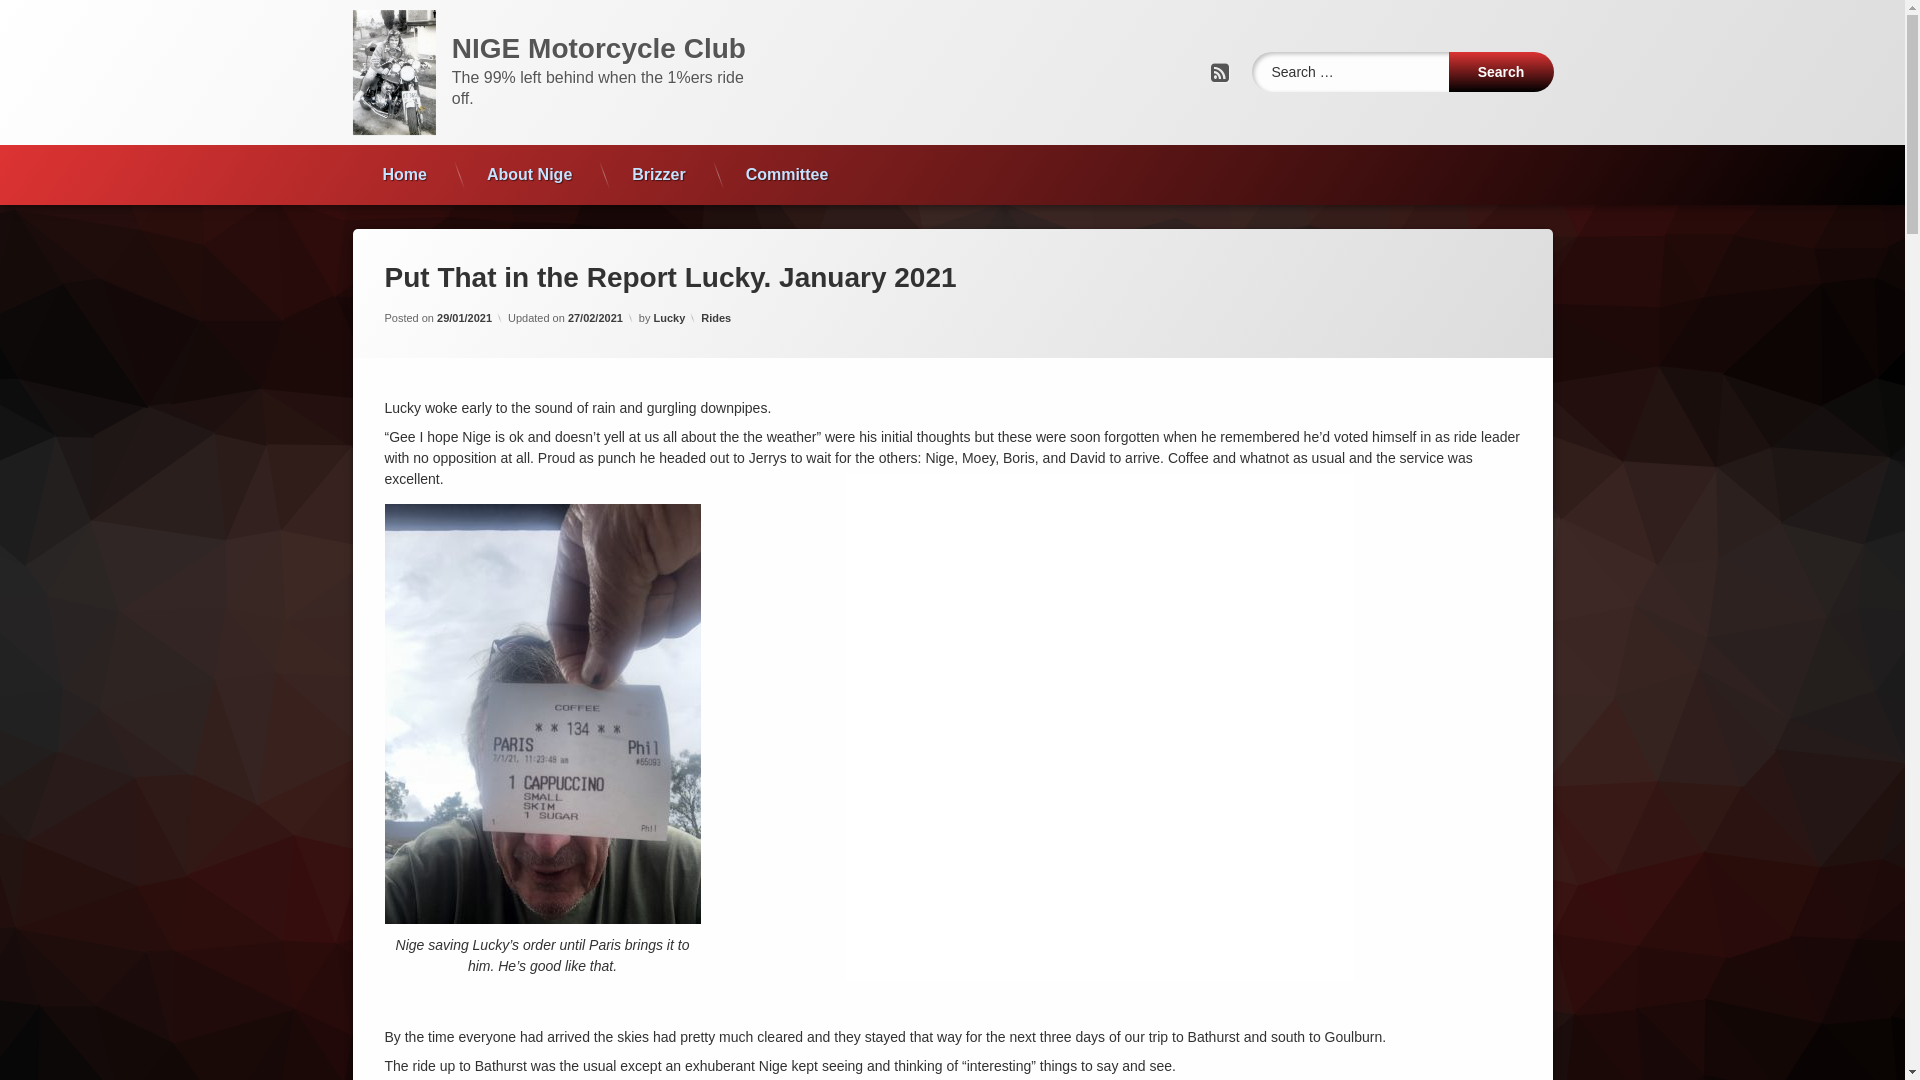 The height and width of the screenshot is (1080, 1920). I want to click on '27/02/2021', so click(594, 316).